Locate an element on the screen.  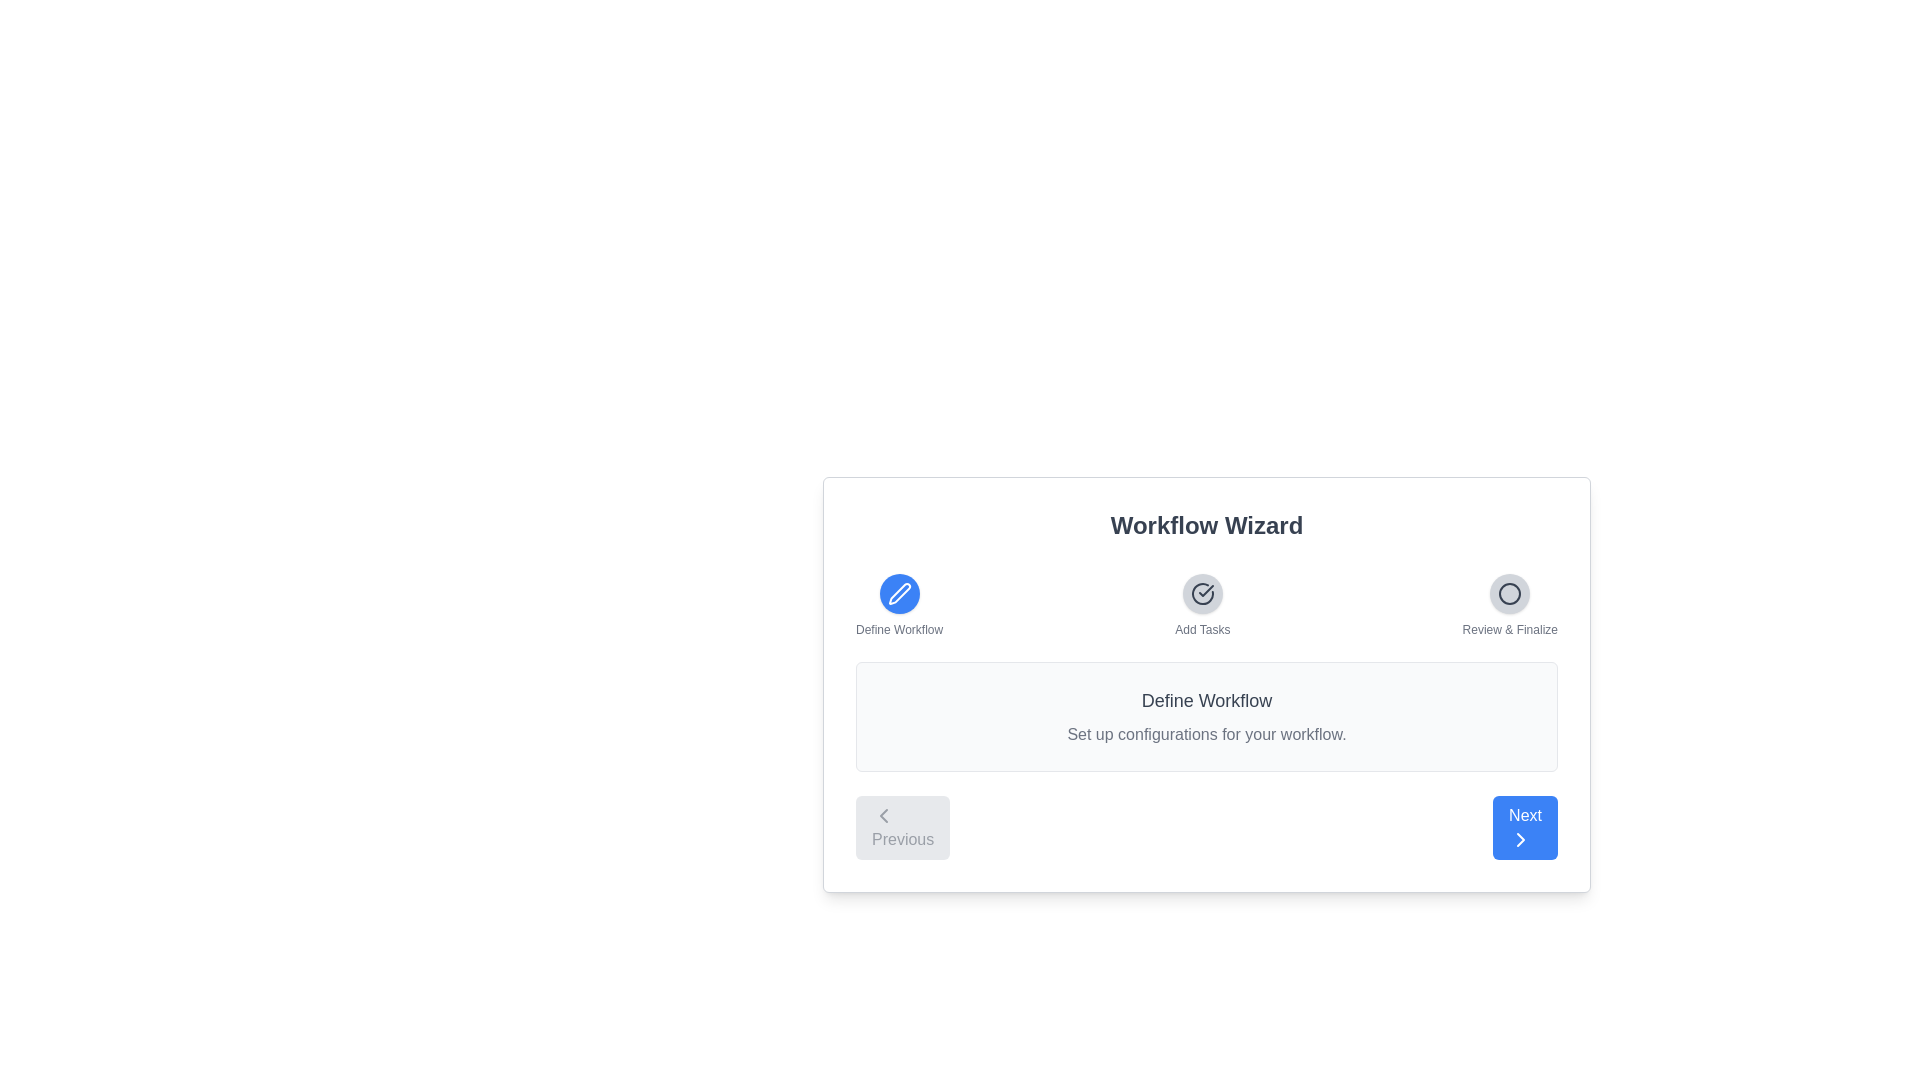
the icon labeled 'Define Workflow', which is the first in a sequence of three icons and is located above the text 'Define Workflow' is located at coordinates (898, 604).